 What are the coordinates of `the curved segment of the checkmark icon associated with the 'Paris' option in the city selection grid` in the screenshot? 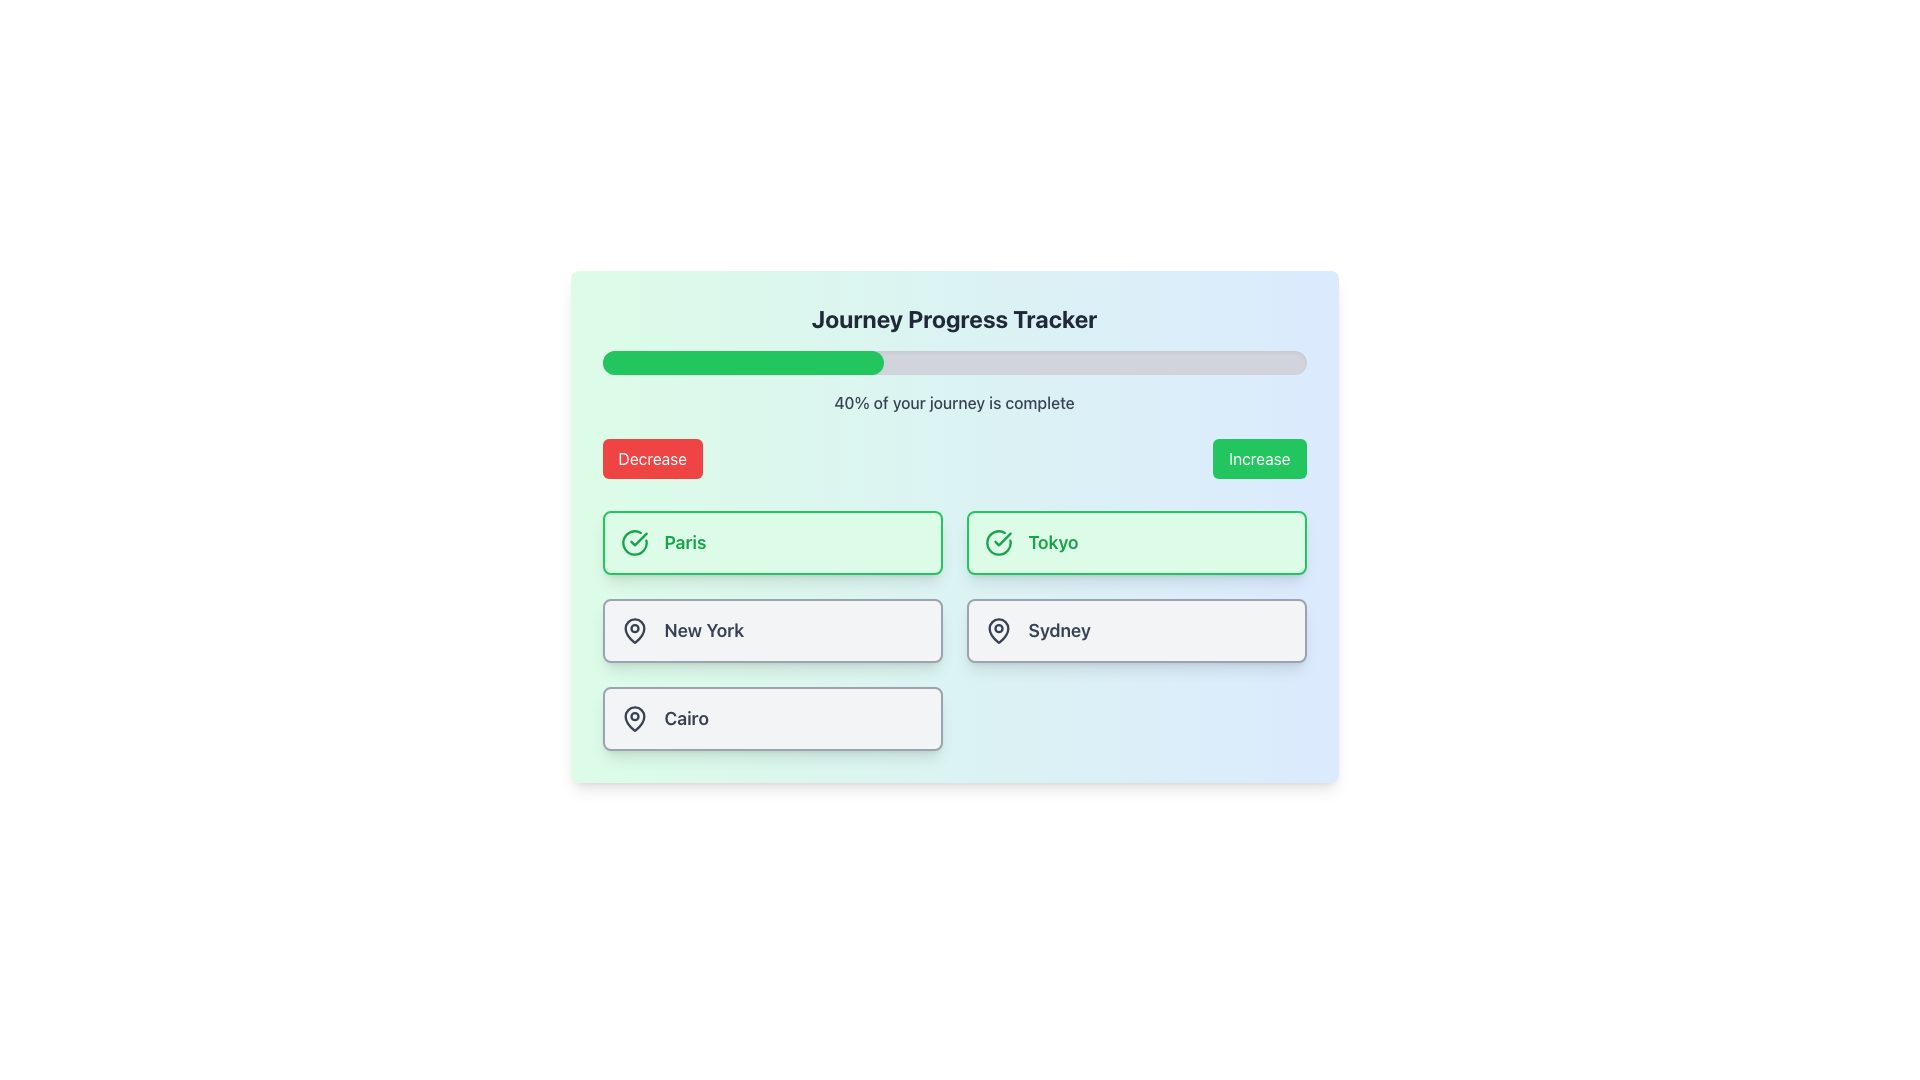 It's located at (633, 543).